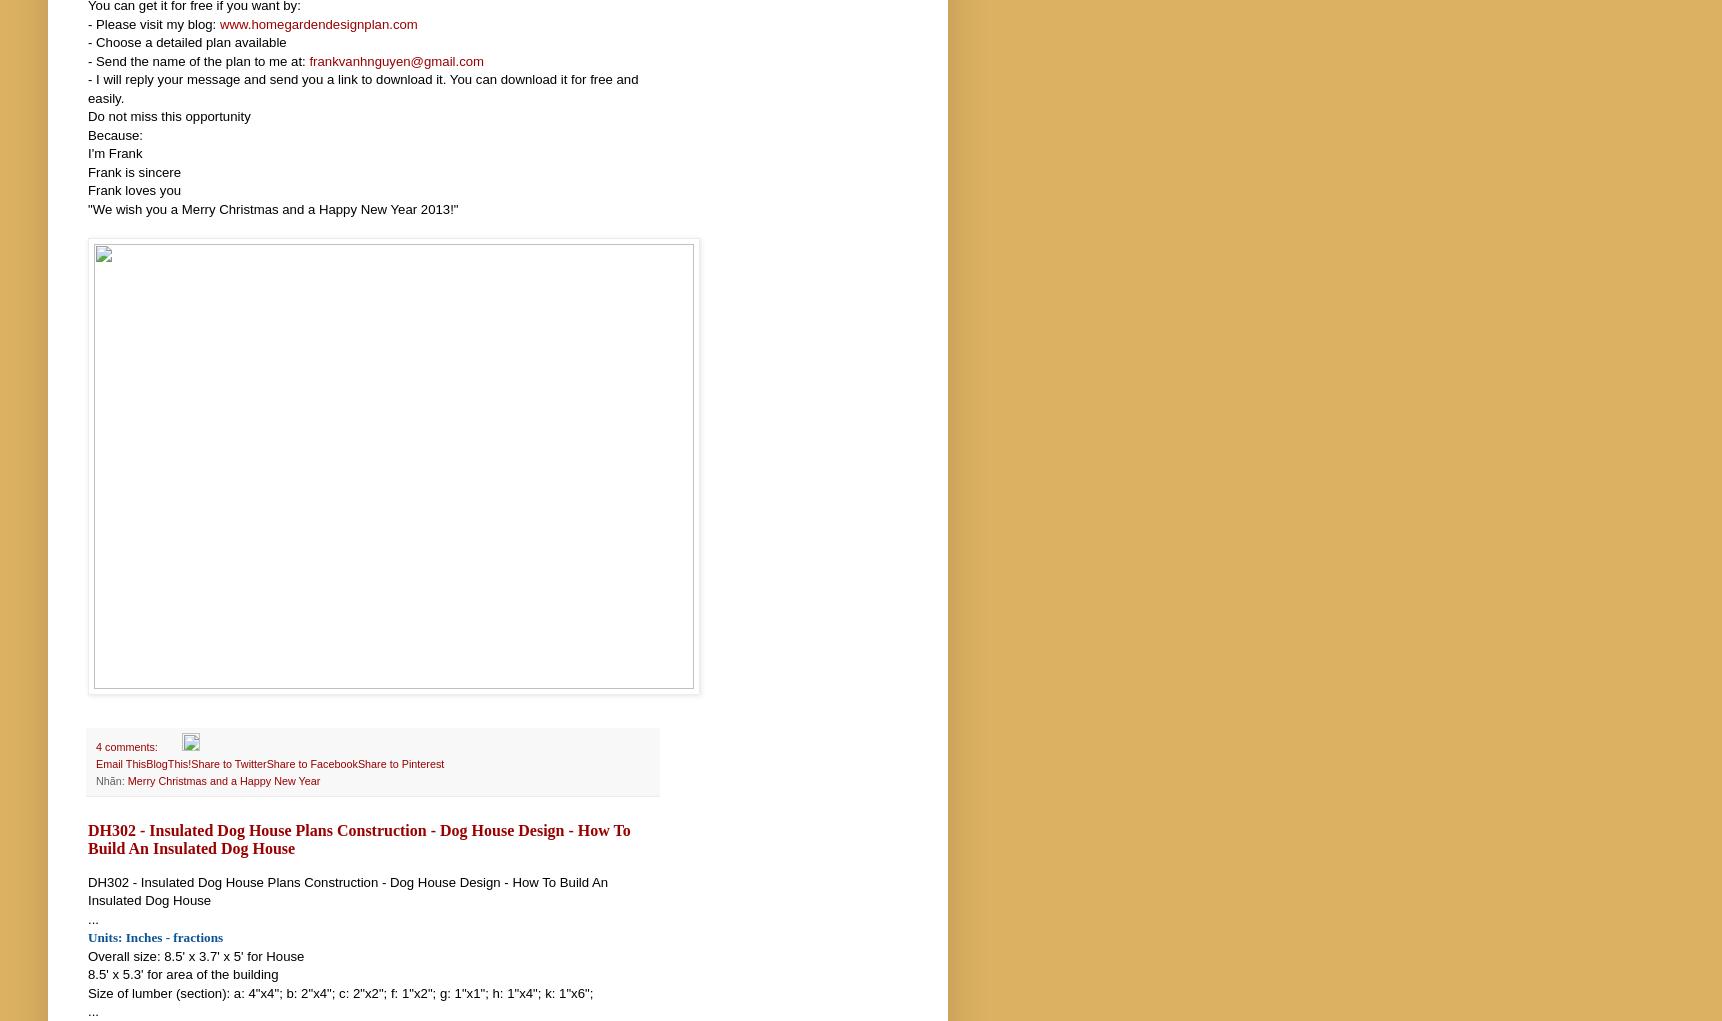  I want to click on 'I'm Frank', so click(114, 153).